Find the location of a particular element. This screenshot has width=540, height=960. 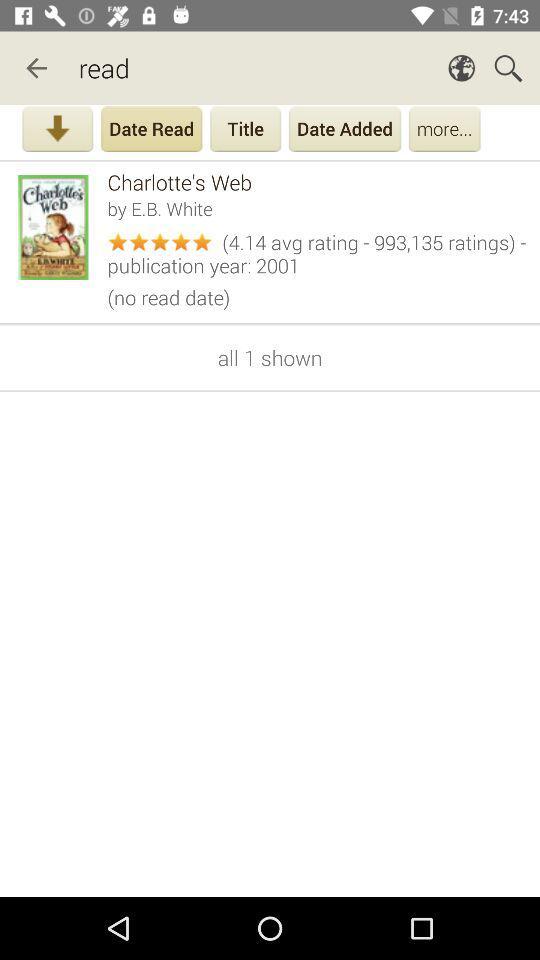

download button is located at coordinates (57, 130).